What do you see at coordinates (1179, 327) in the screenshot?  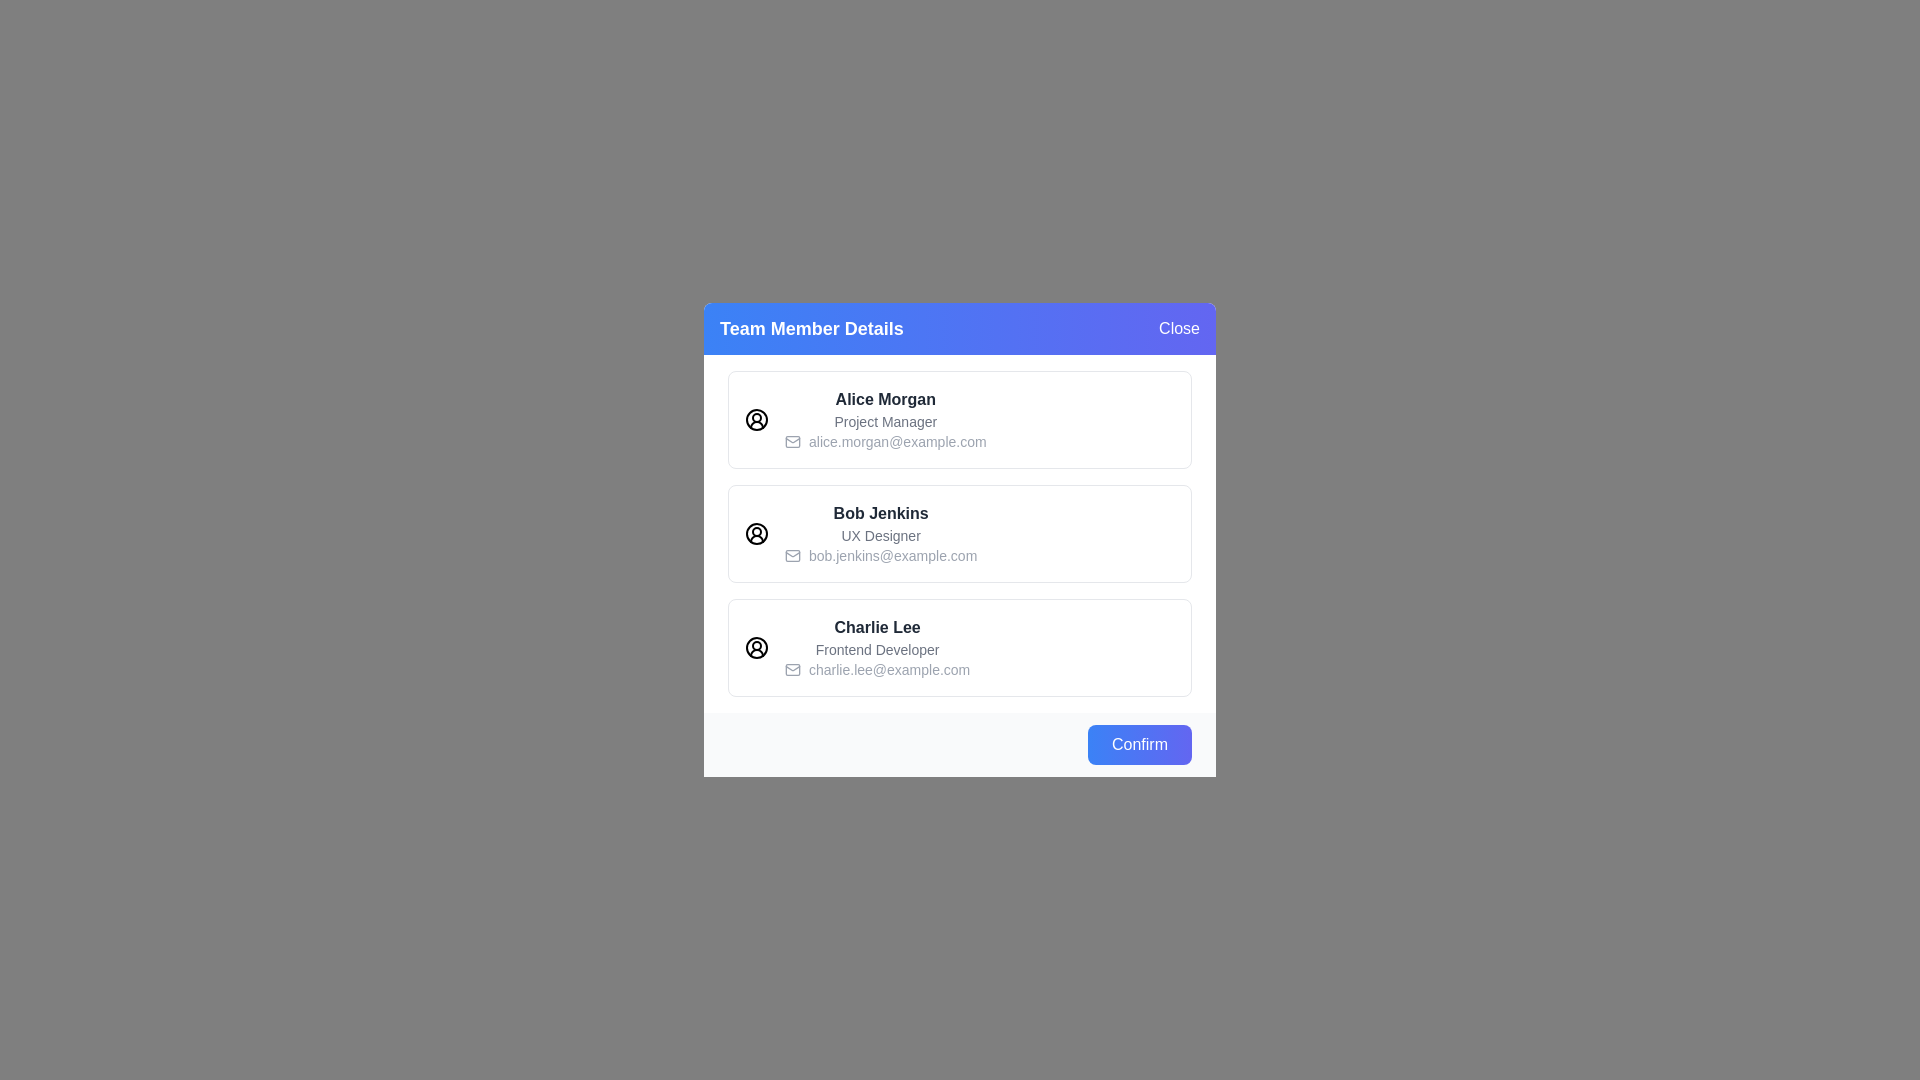 I see `the 'Close' button located in the top-right corner of the blue header bar` at bounding box center [1179, 327].